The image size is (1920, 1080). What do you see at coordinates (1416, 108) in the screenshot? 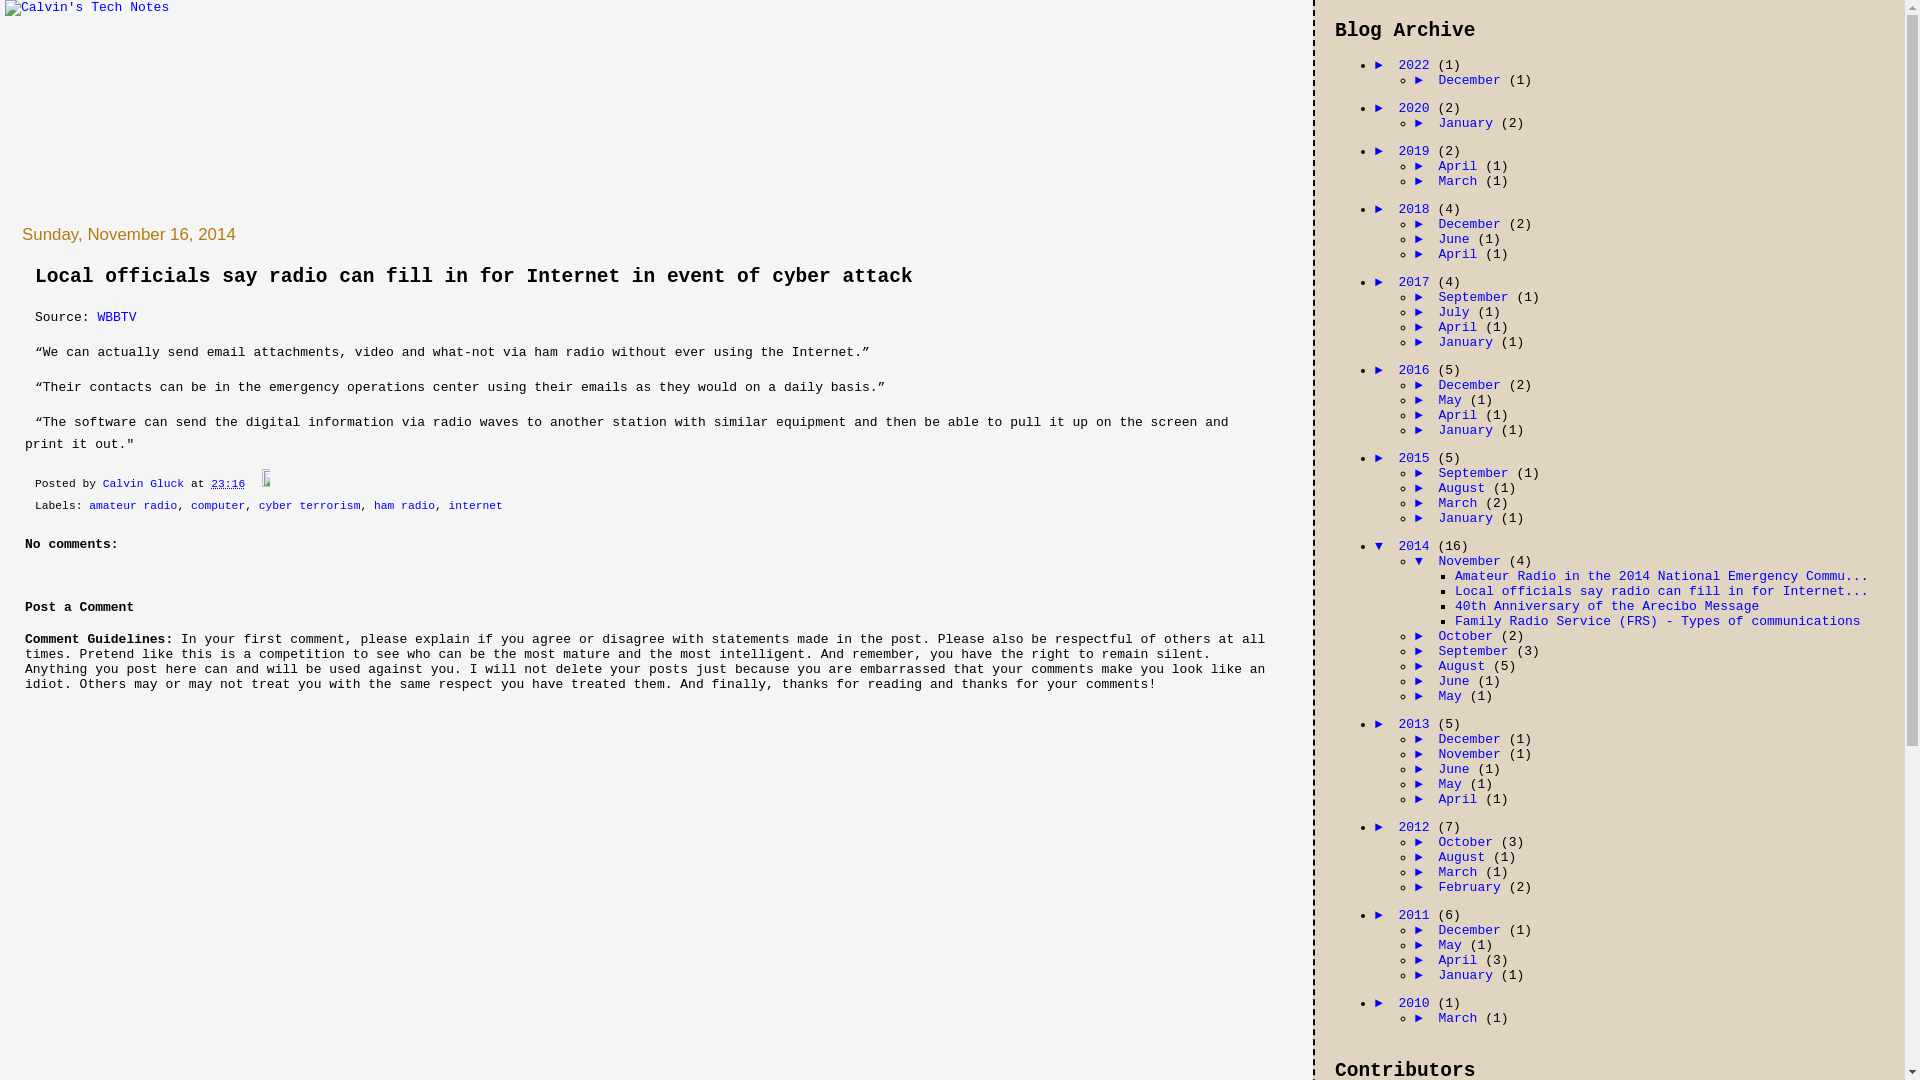
I see `'2020'` at bounding box center [1416, 108].